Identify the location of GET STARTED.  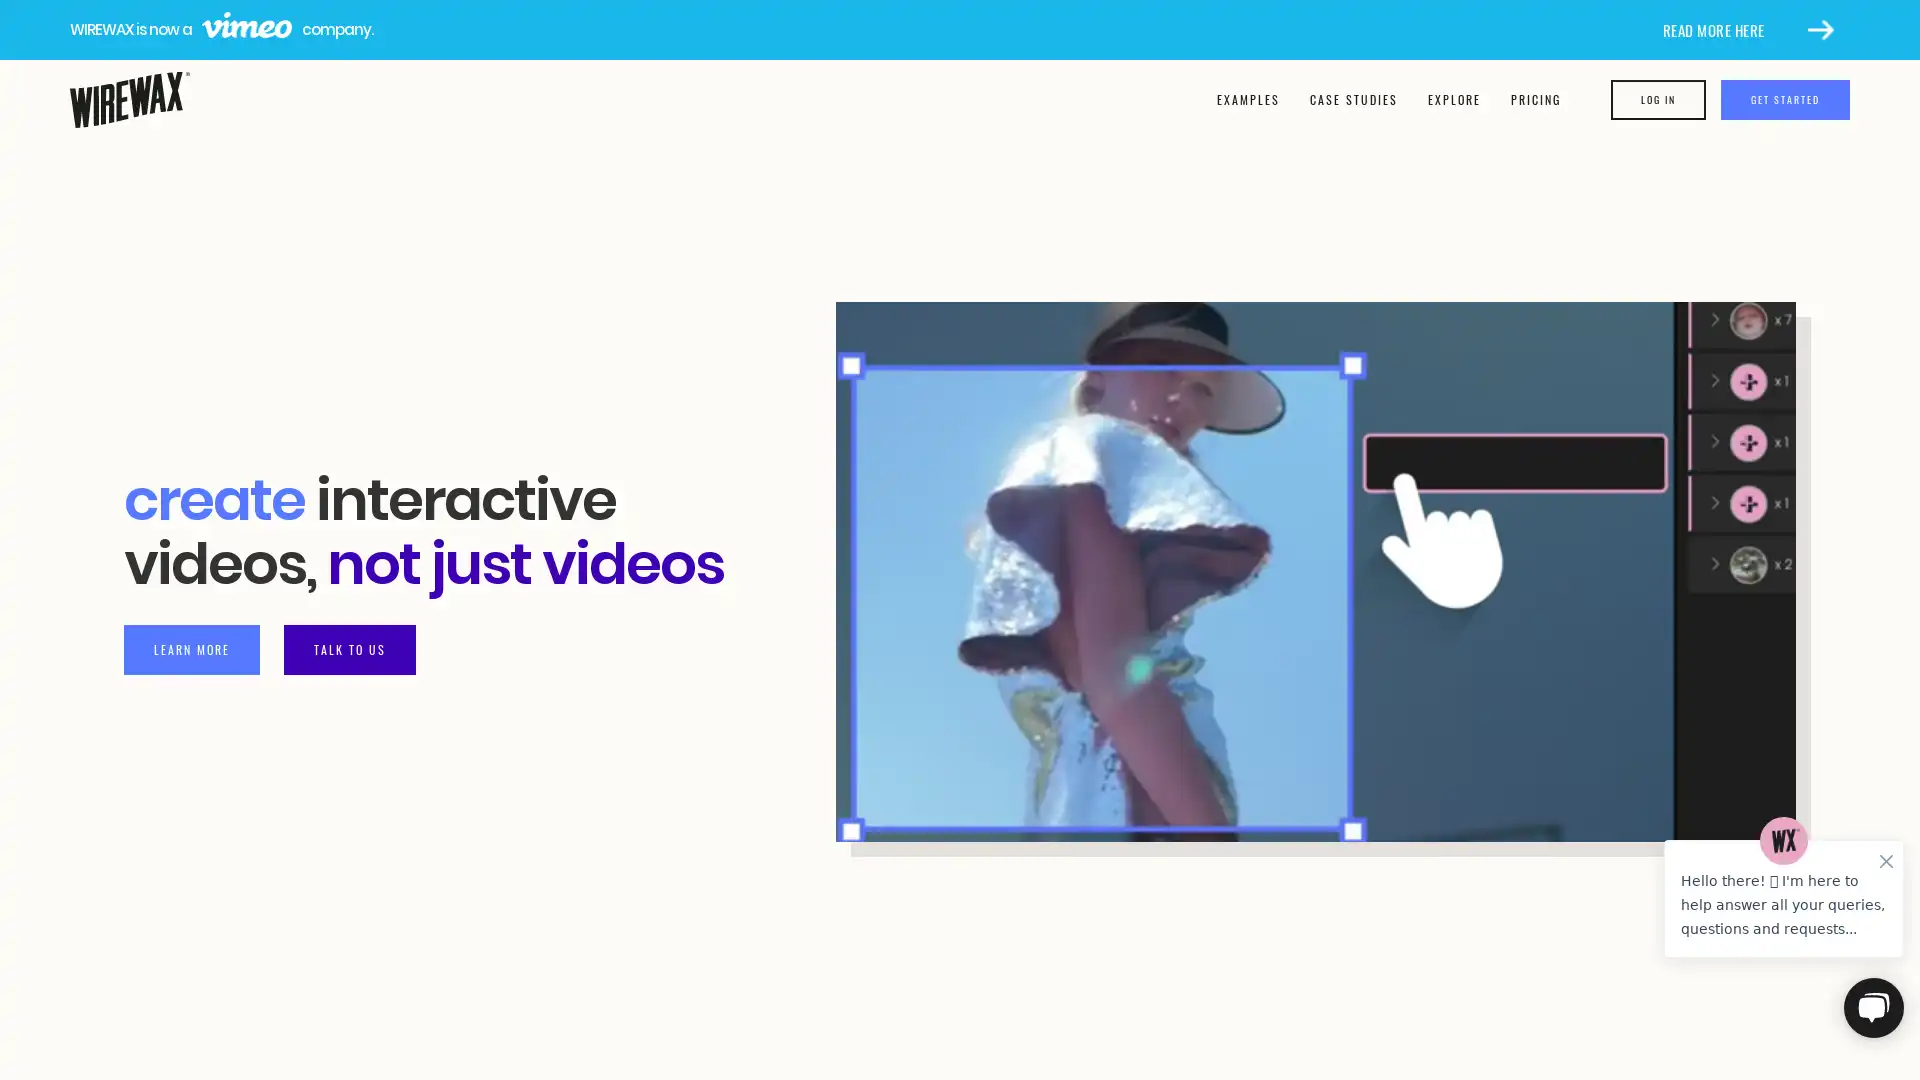
(1785, 100).